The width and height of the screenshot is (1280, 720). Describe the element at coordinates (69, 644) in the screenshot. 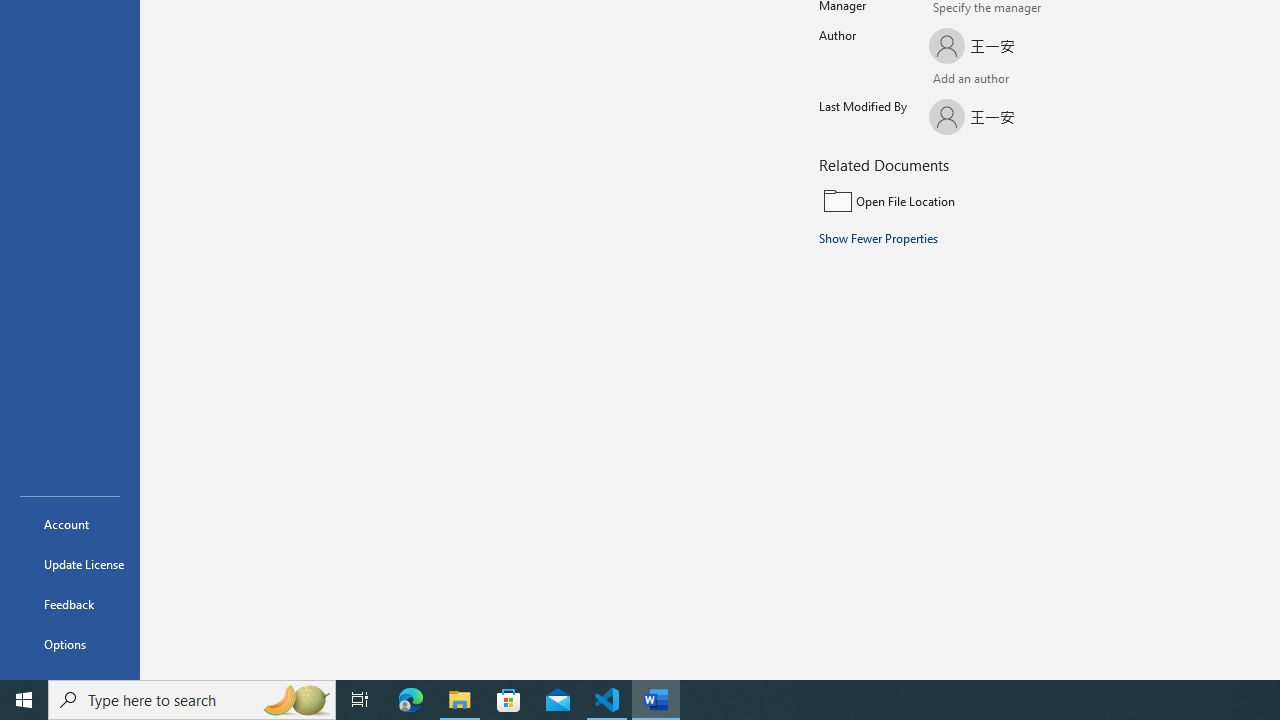

I see `'Options'` at that location.